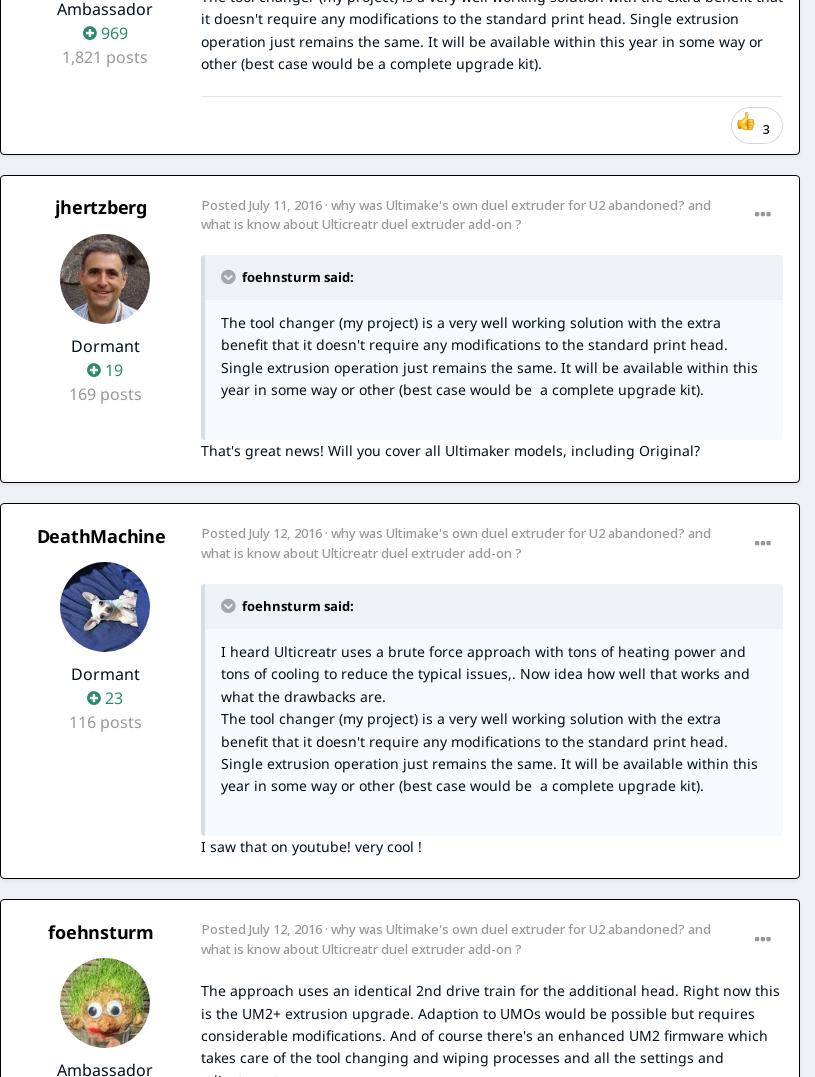  I want to click on '969', so click(110, 31).